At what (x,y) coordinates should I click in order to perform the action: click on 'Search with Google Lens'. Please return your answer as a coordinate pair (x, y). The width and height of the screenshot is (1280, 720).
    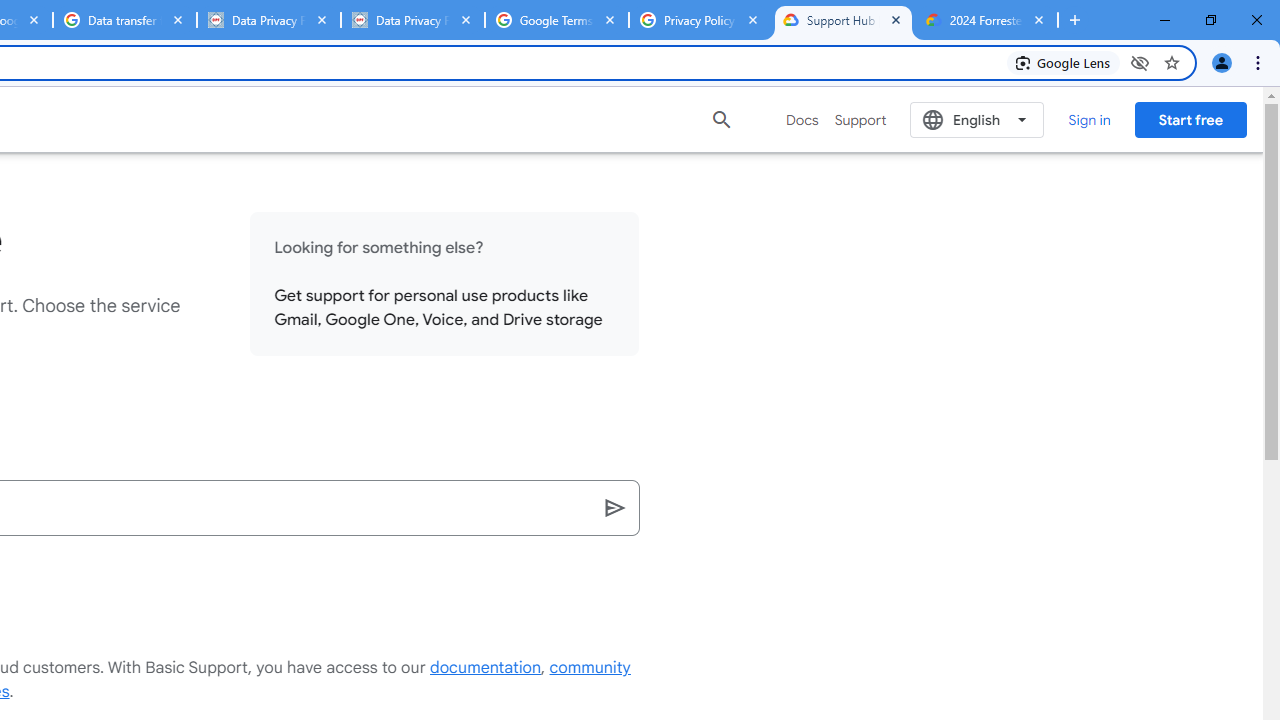
    Looking at the image, I should click on (1062, 61).